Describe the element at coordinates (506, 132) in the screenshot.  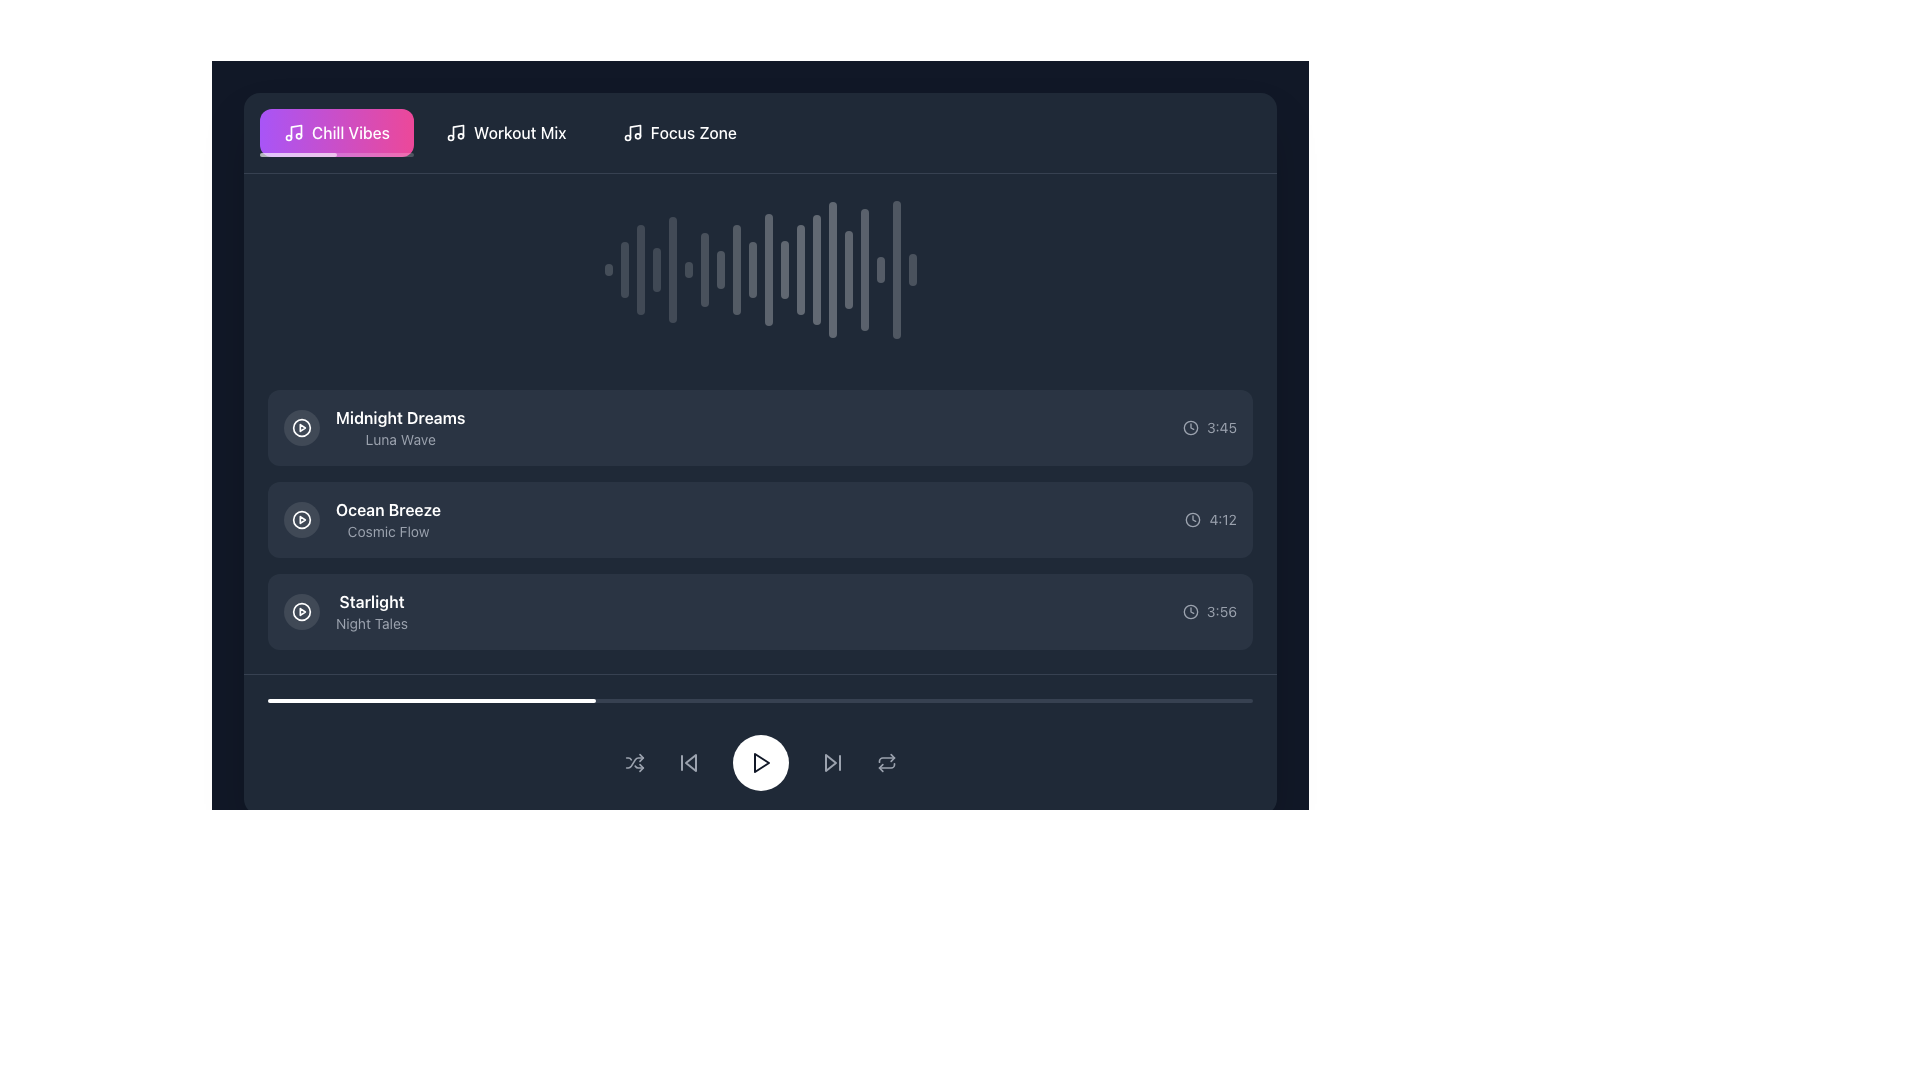
I see `the 'Workout Mix' button, which is a rounded rectangular button with white text and a musical note icon, located between 'Chill Vibes' and 'Focus Zone'` at that location.